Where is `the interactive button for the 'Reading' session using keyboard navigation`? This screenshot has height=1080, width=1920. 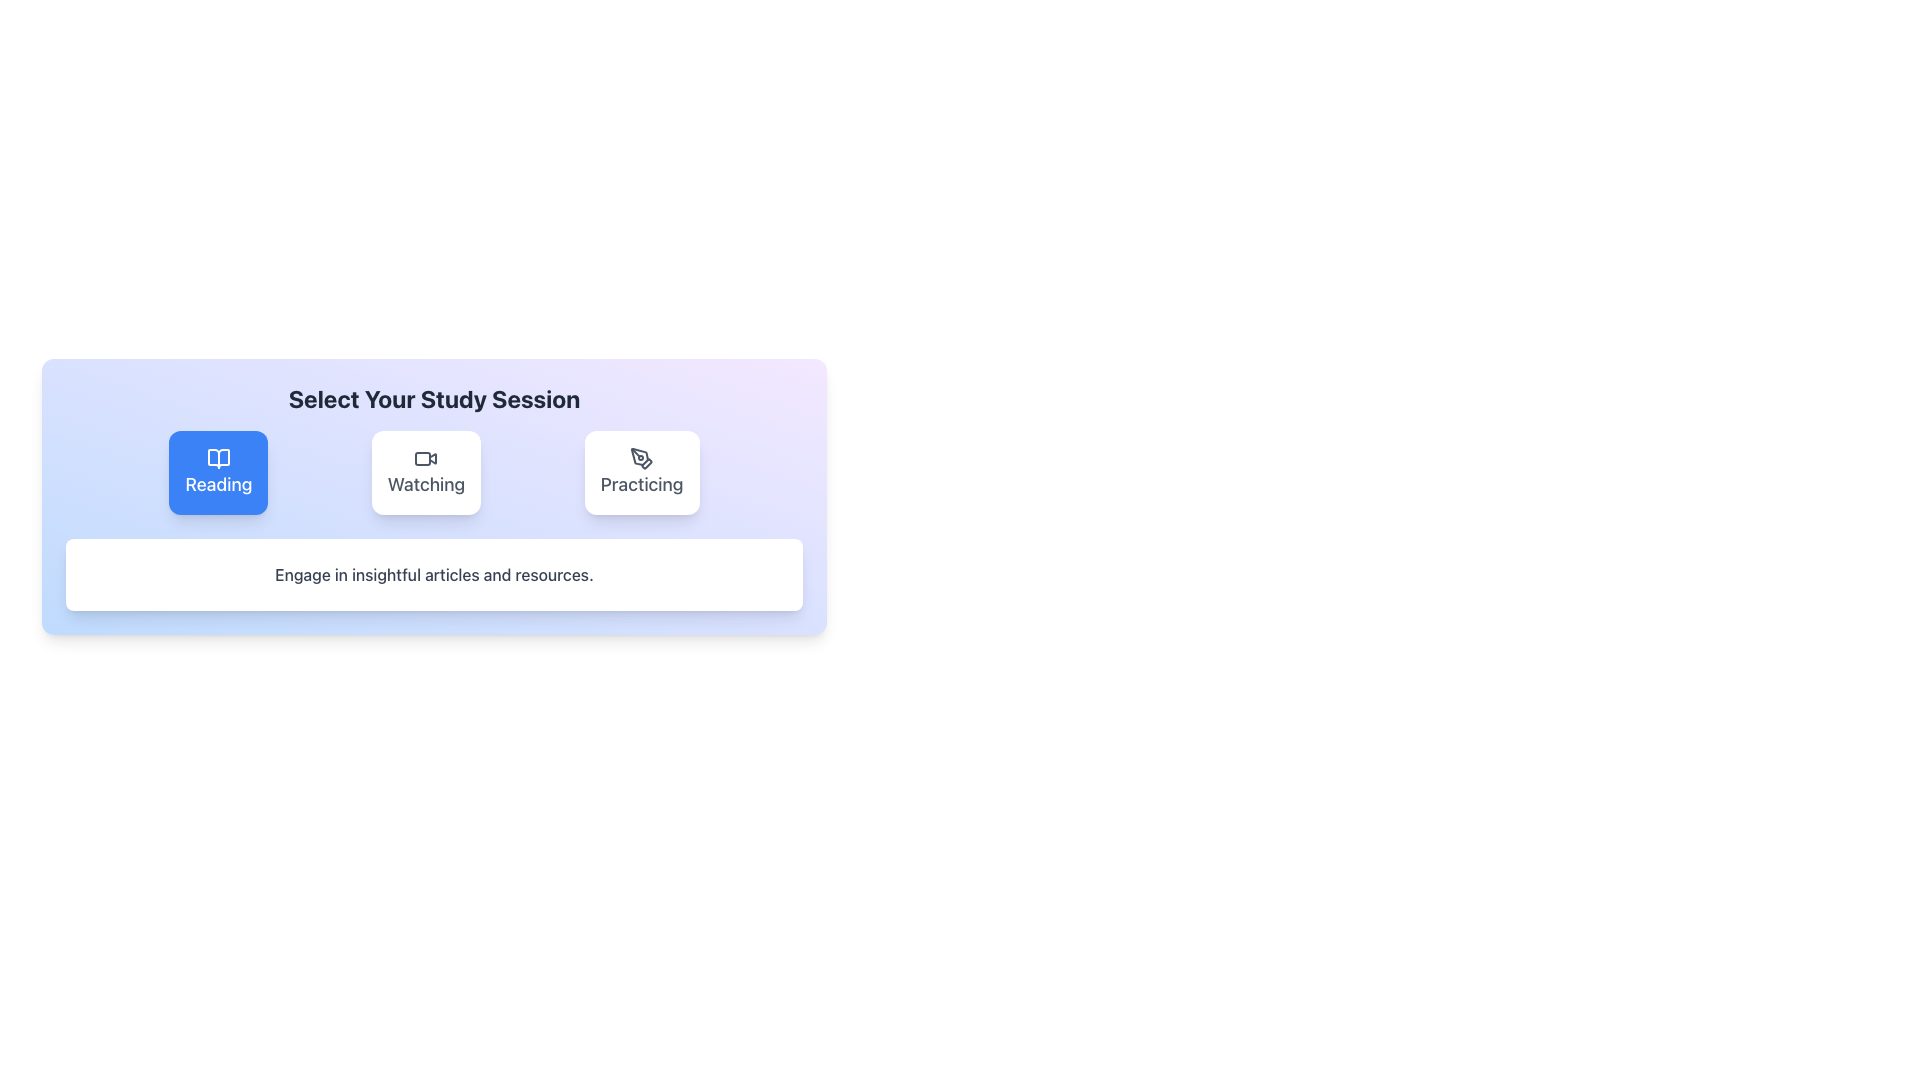
the interactive button for the 'Reading' session using keyboard navigation is located at coordinates (218, 473).